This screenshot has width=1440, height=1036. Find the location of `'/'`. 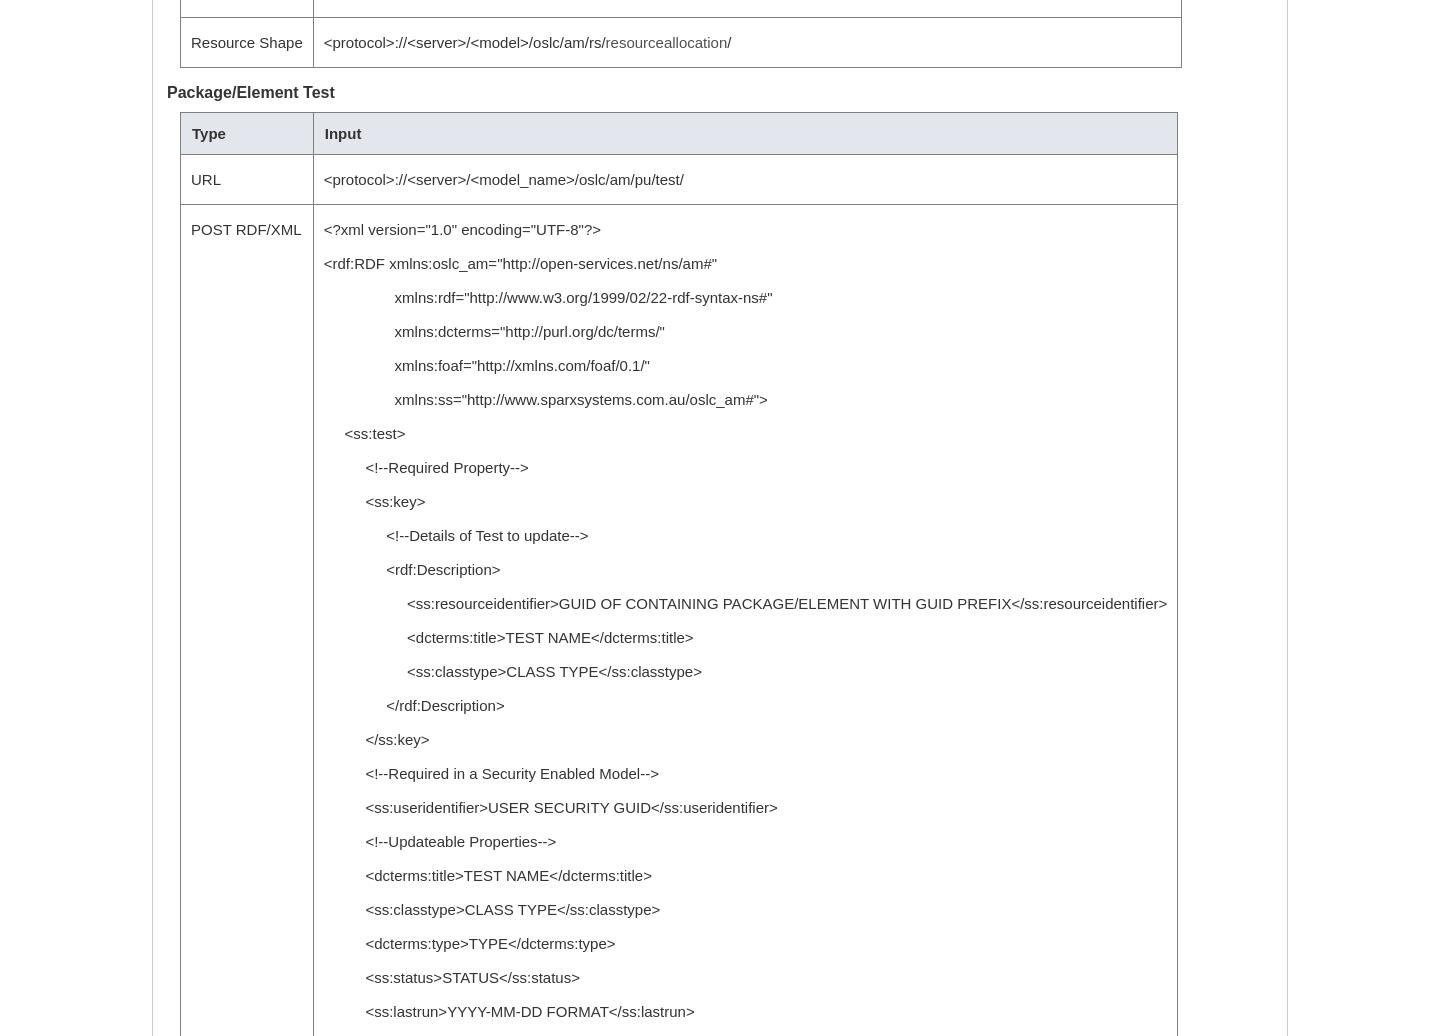

'/' is located at coordinates (726, 42).